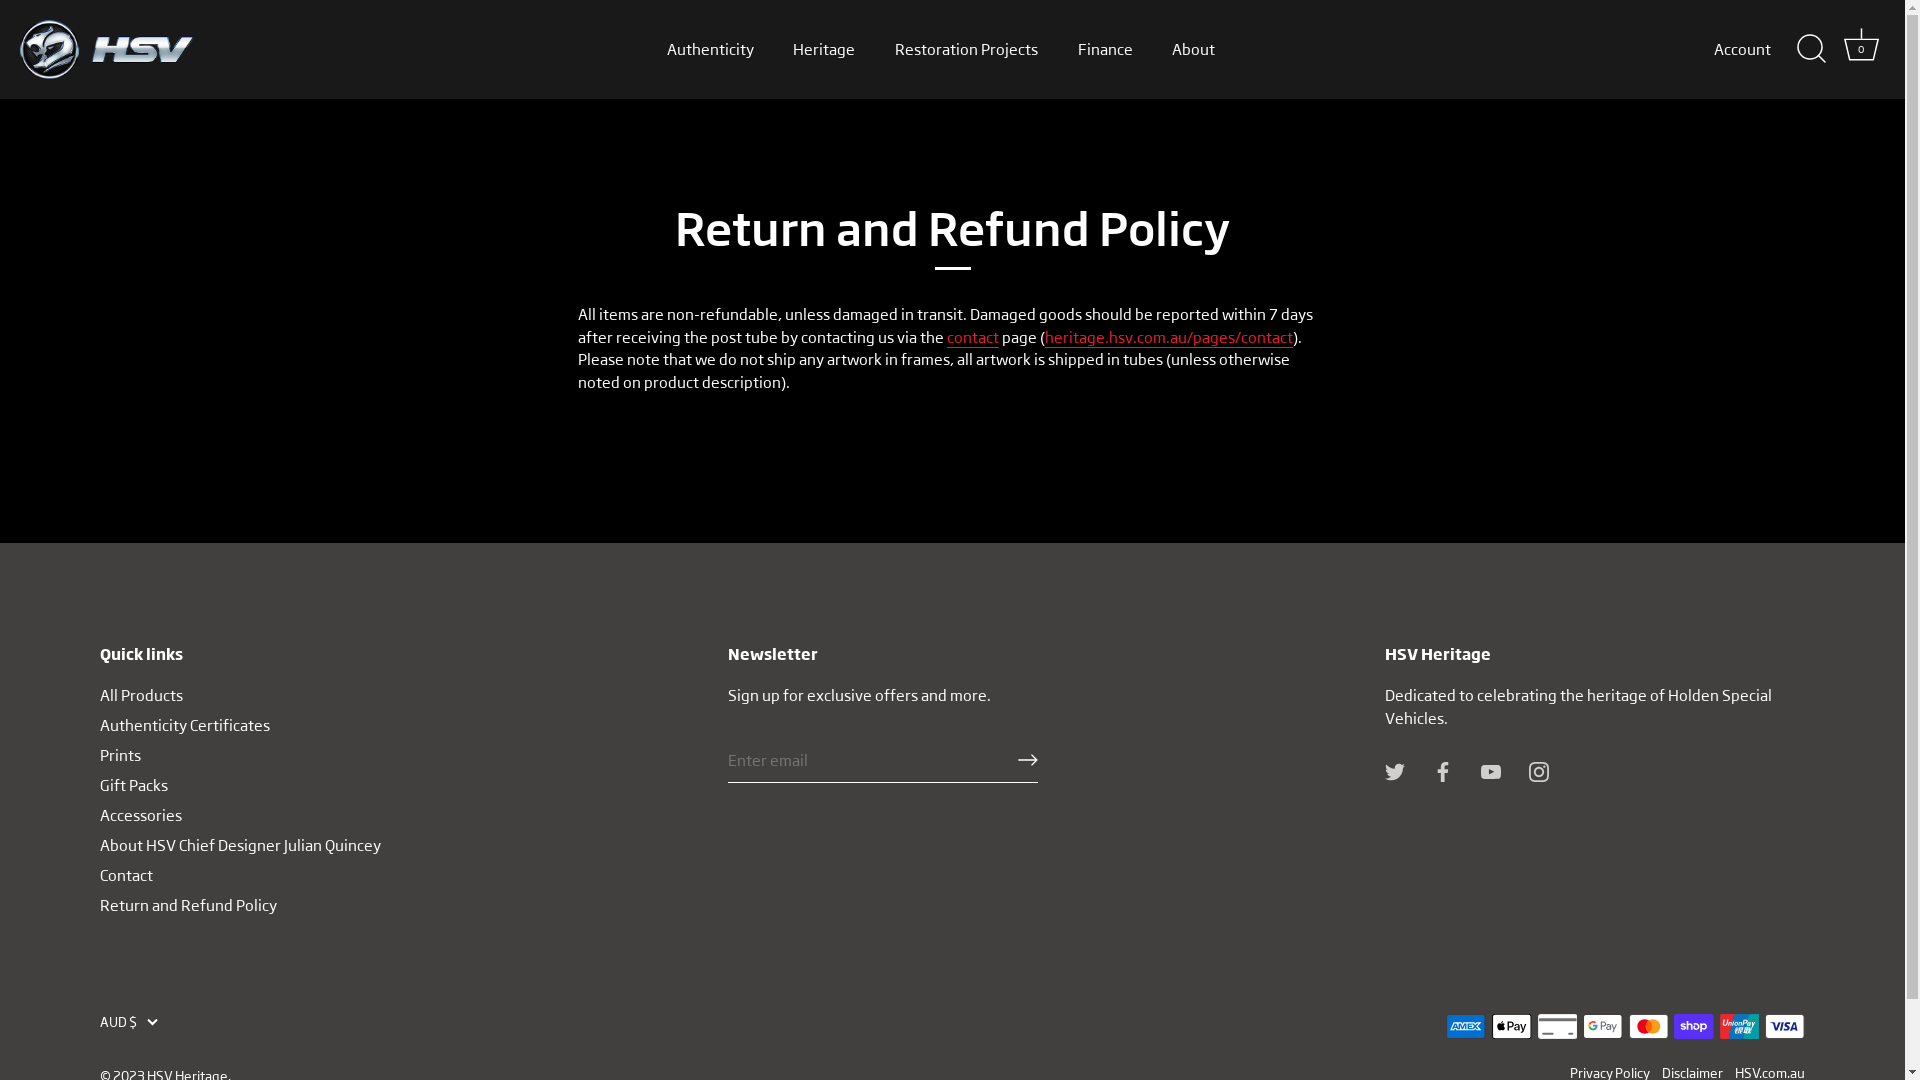 The height and width of the screenshot is (1080, 1920). Describe the element at coordinates (119, 754) in the screenshot. I see `'Prints'` at that location.